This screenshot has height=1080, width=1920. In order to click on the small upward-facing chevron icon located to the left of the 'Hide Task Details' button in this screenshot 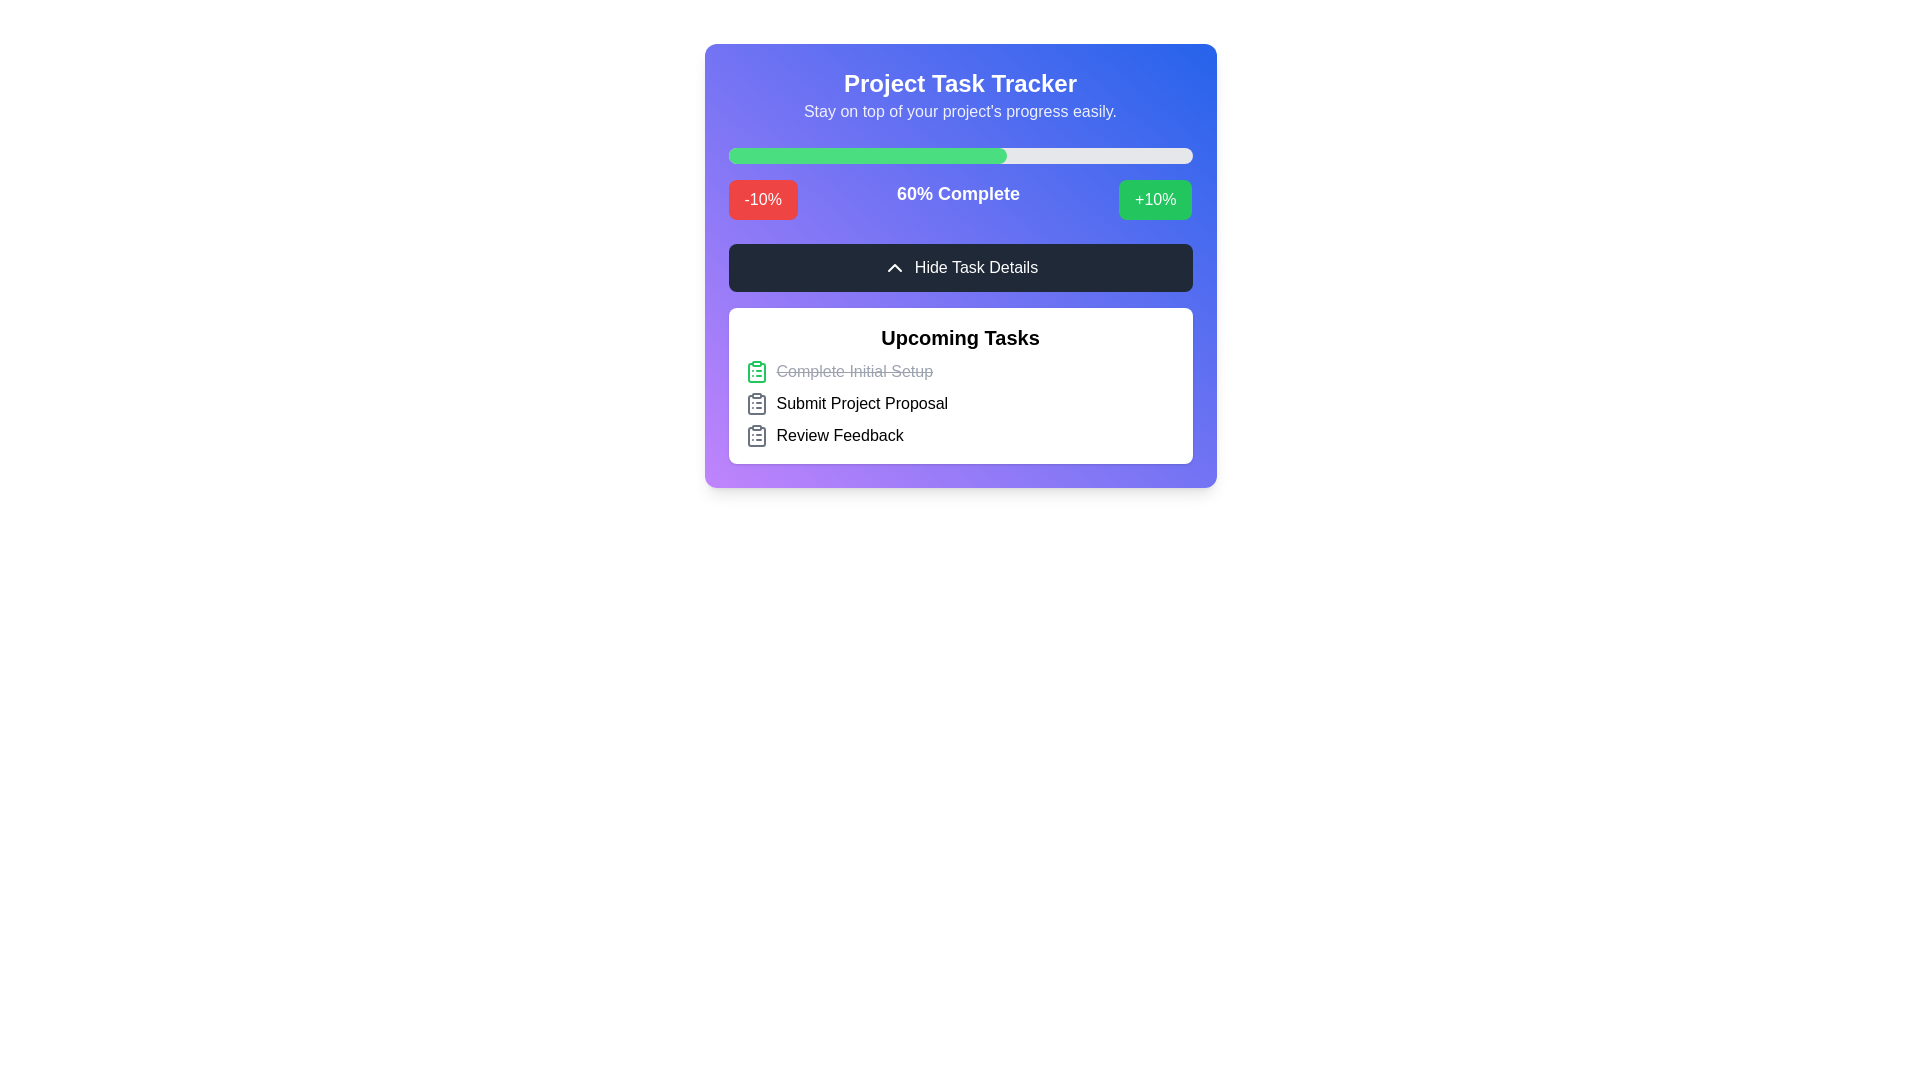, I will do `click(893, 266)`.